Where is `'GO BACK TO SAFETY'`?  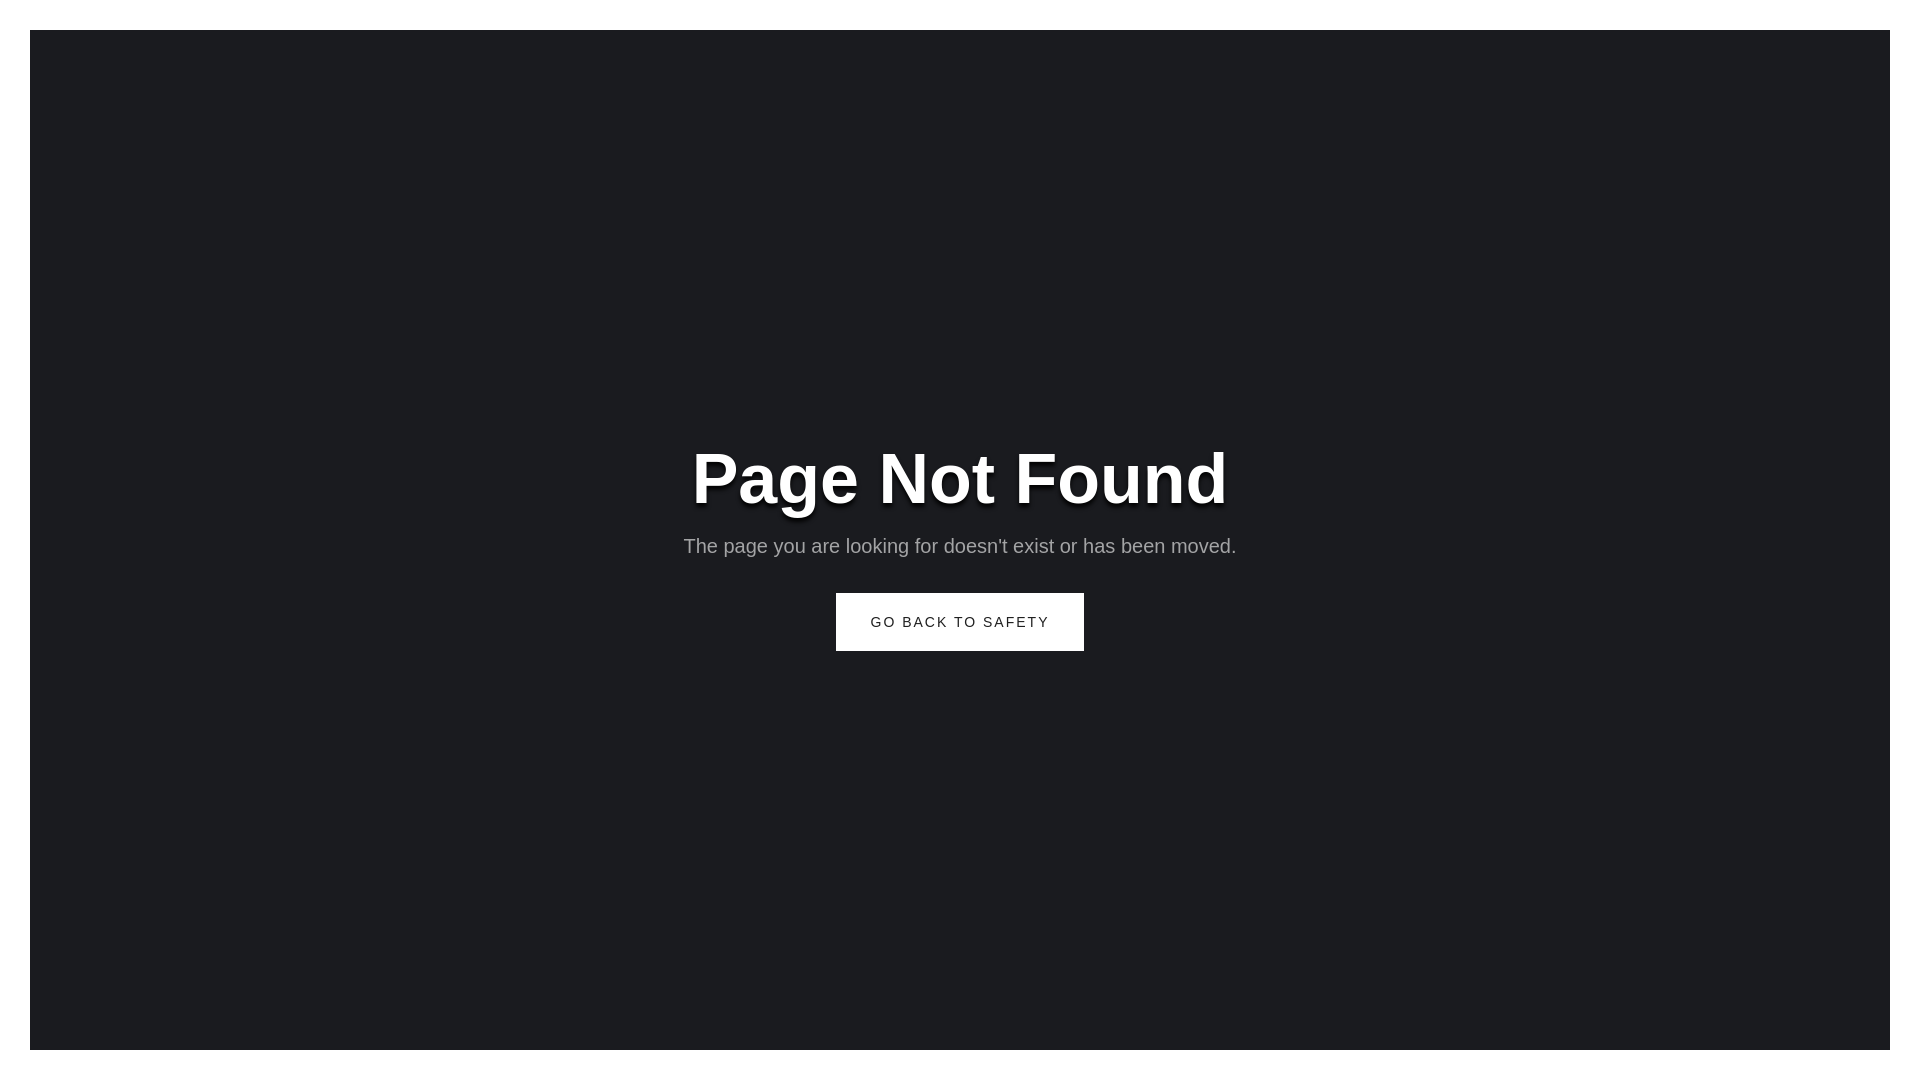
'GO BACK TO SAFETY' is located at coordinates (960, 620).